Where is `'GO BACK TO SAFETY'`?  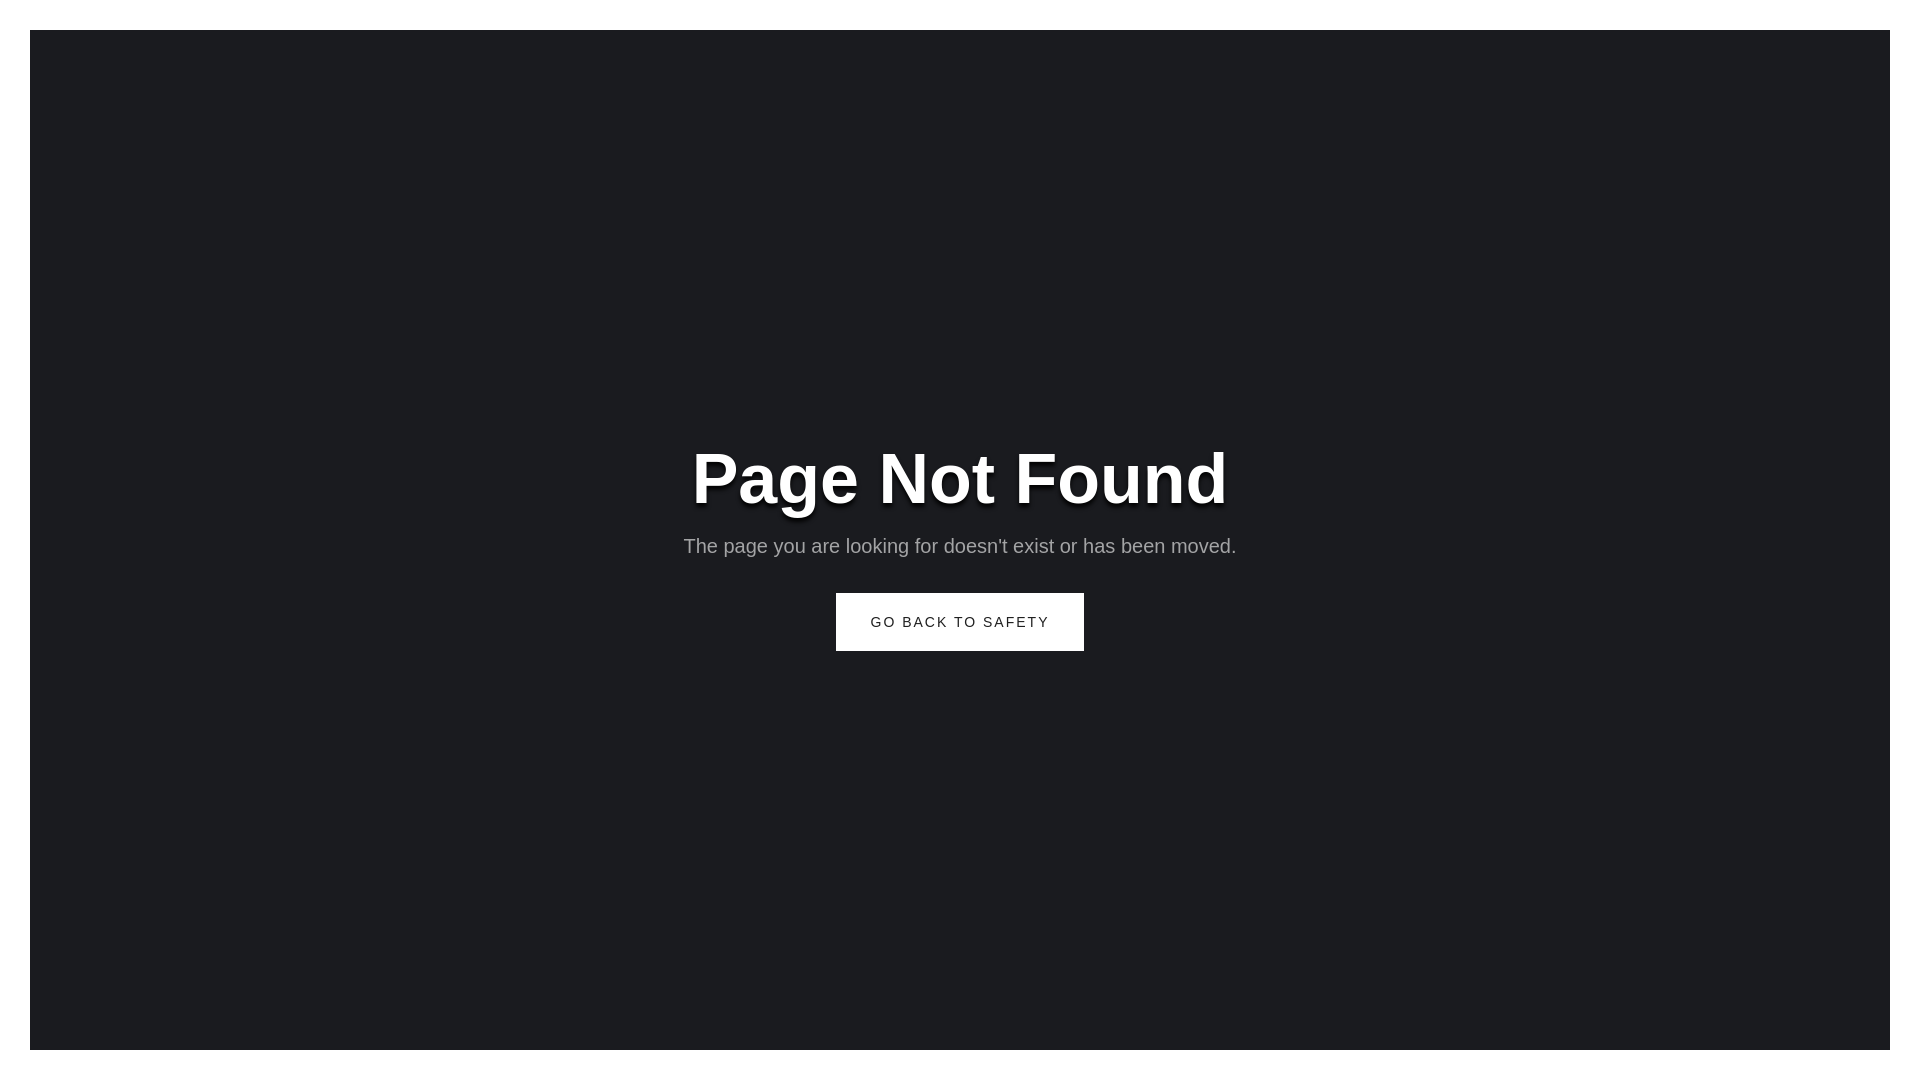
'GO BACK TO SAFETY' is located at coordinates (960, 620).